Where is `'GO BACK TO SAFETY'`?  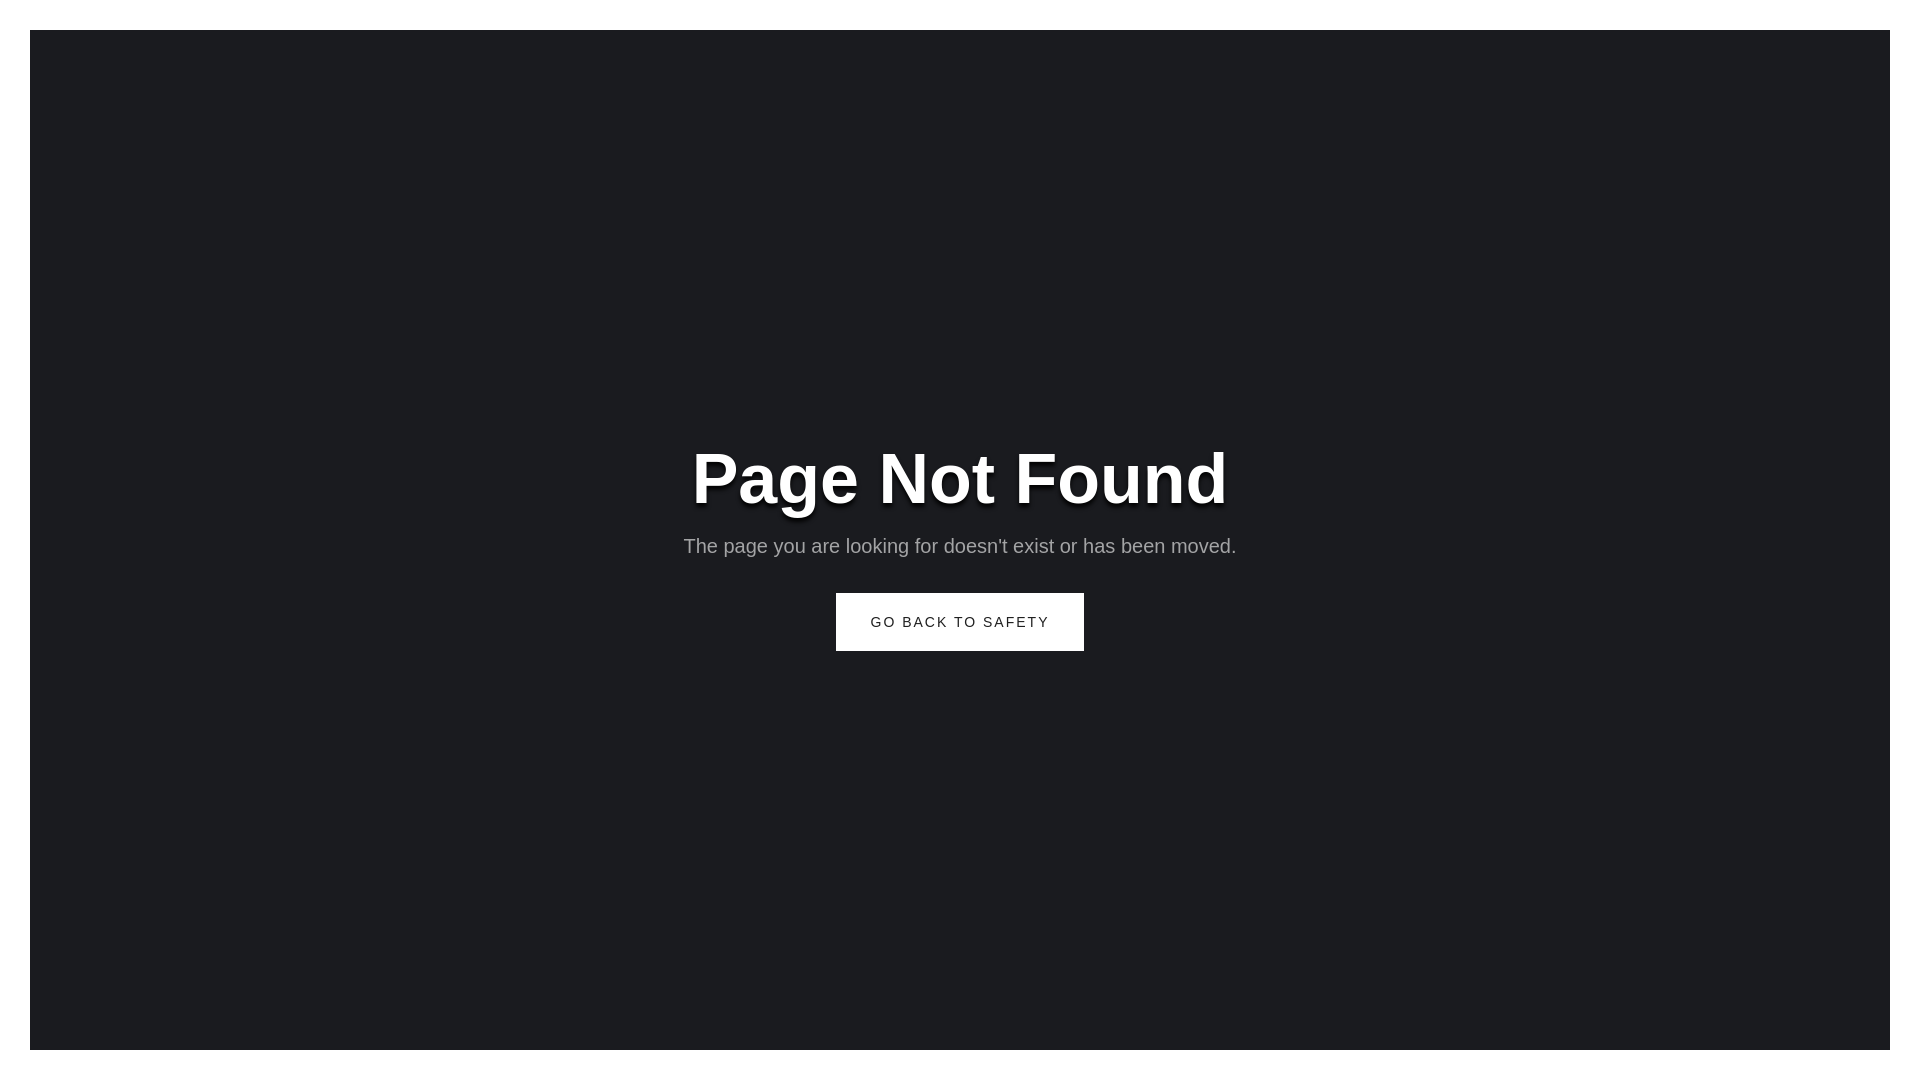
'GO BACK TO SAFETY' is located at coordinates (960, 620).